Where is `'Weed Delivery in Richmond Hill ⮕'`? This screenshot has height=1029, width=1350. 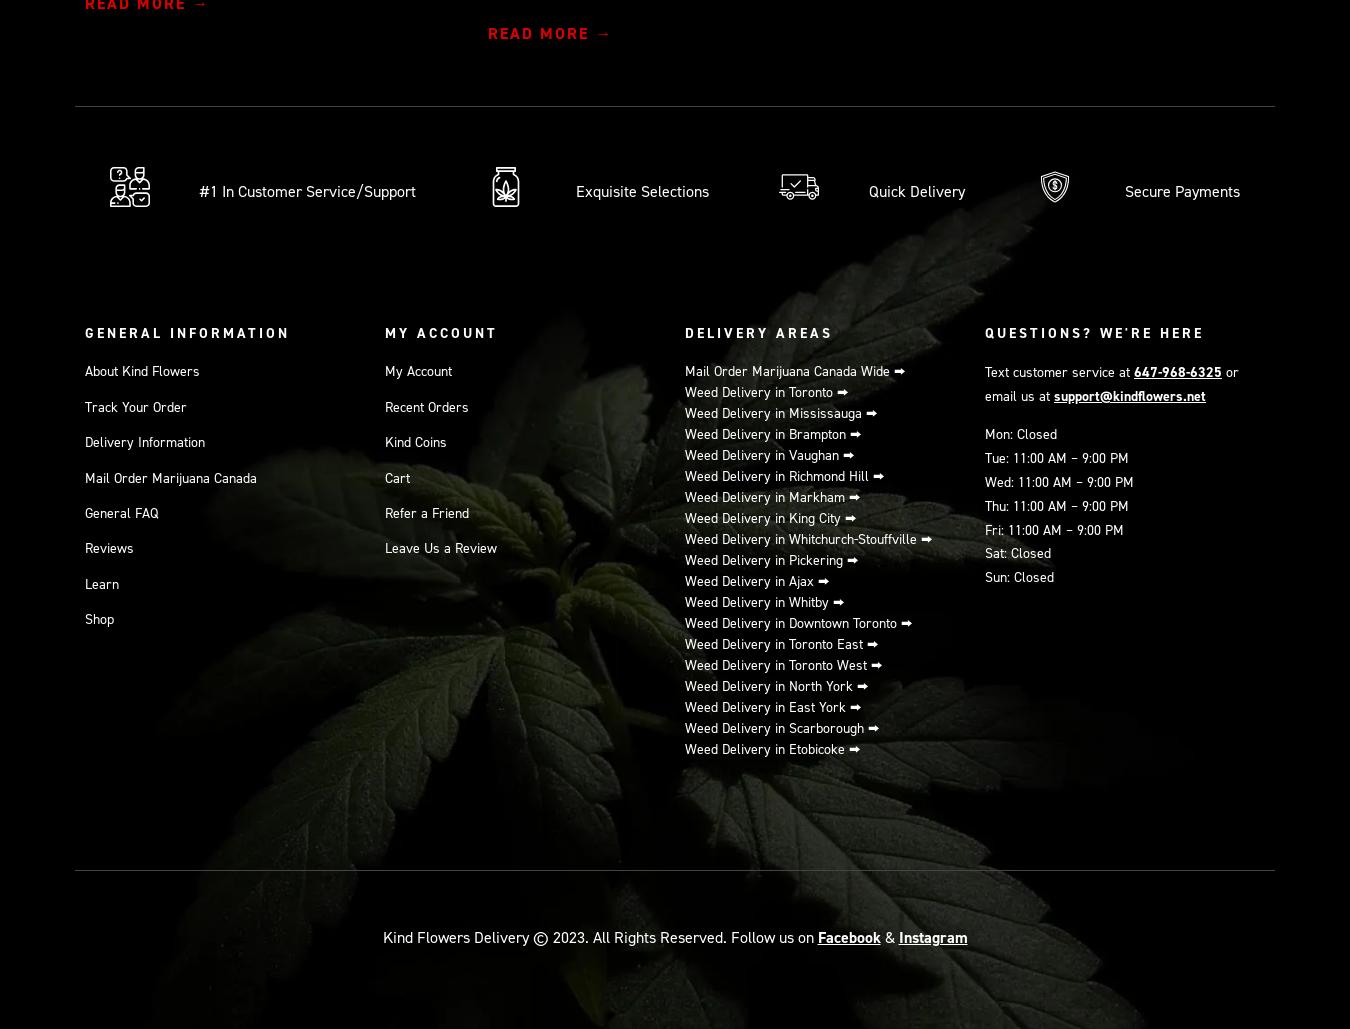
'Weed Delivery in Richmond Hill ⮕' is located at coordinates (784, 476).